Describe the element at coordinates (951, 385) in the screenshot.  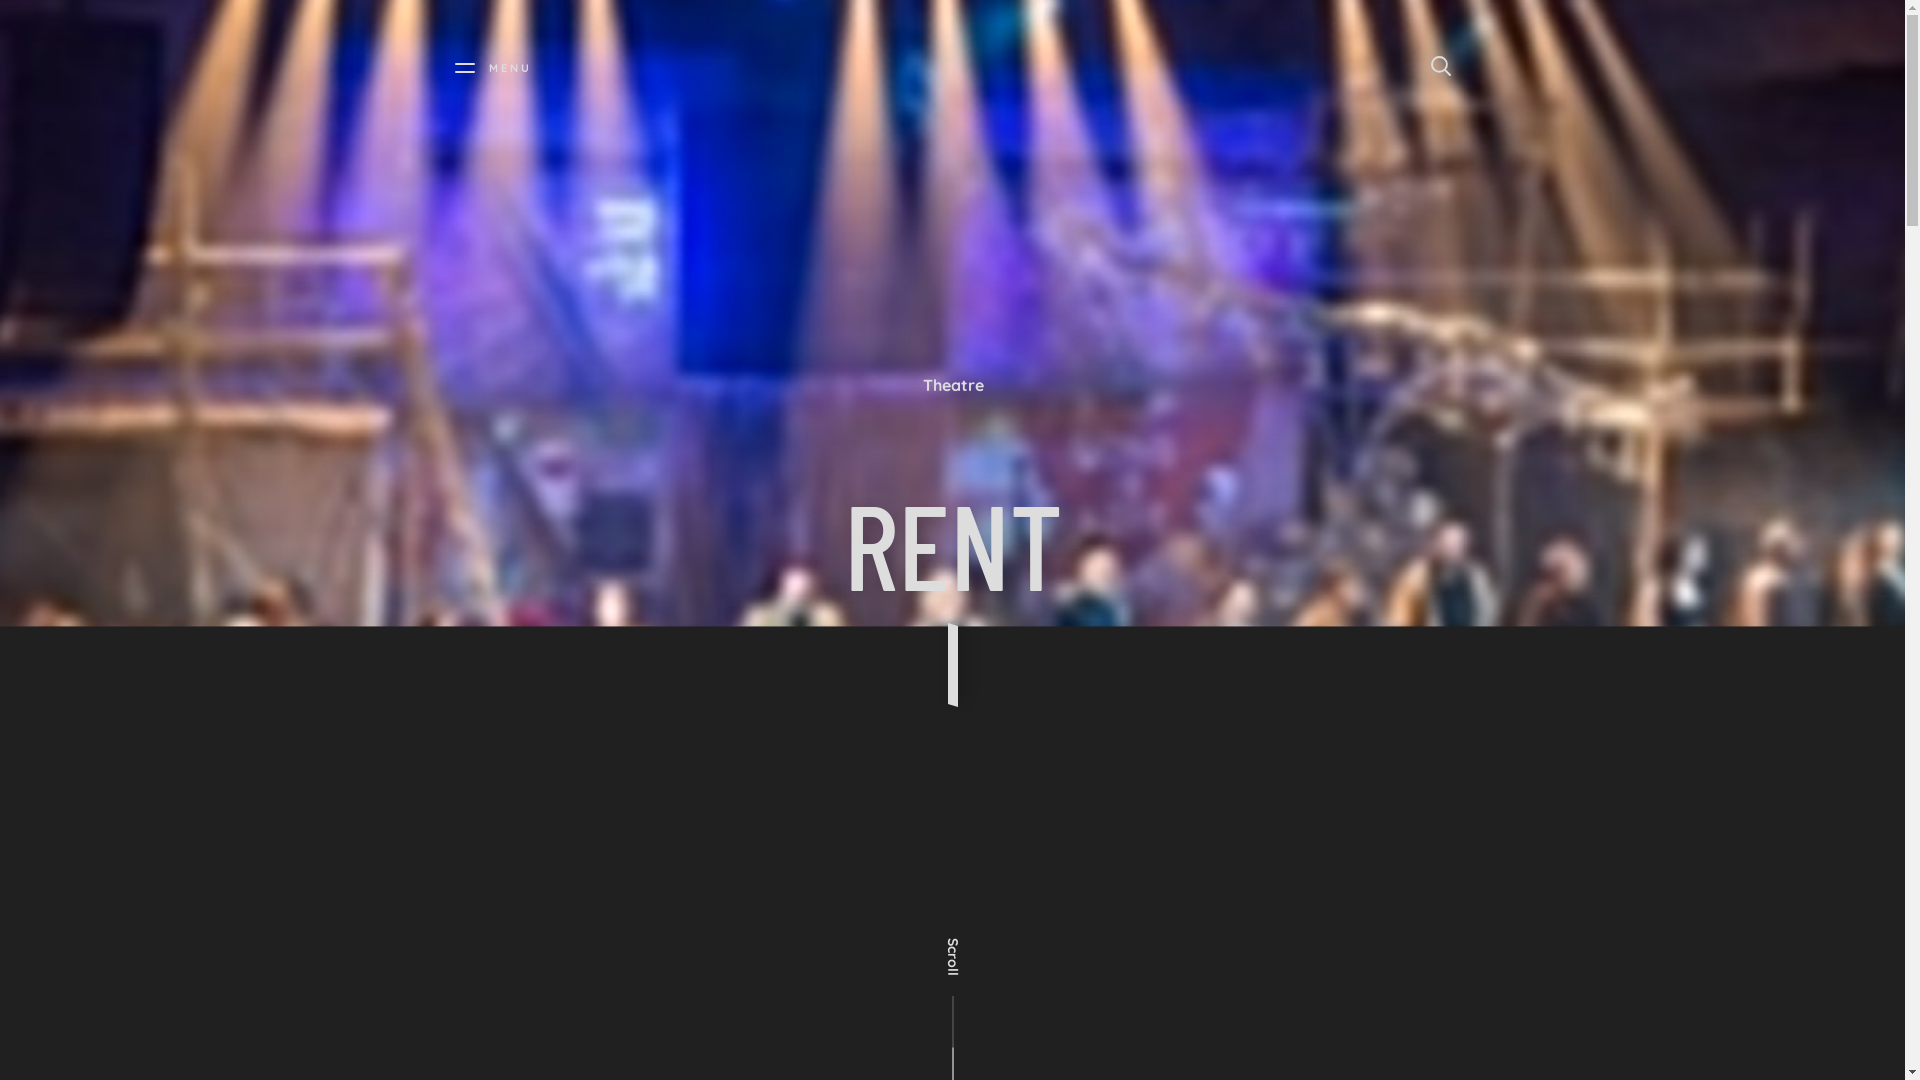
I see `'Theatre'` at that location.